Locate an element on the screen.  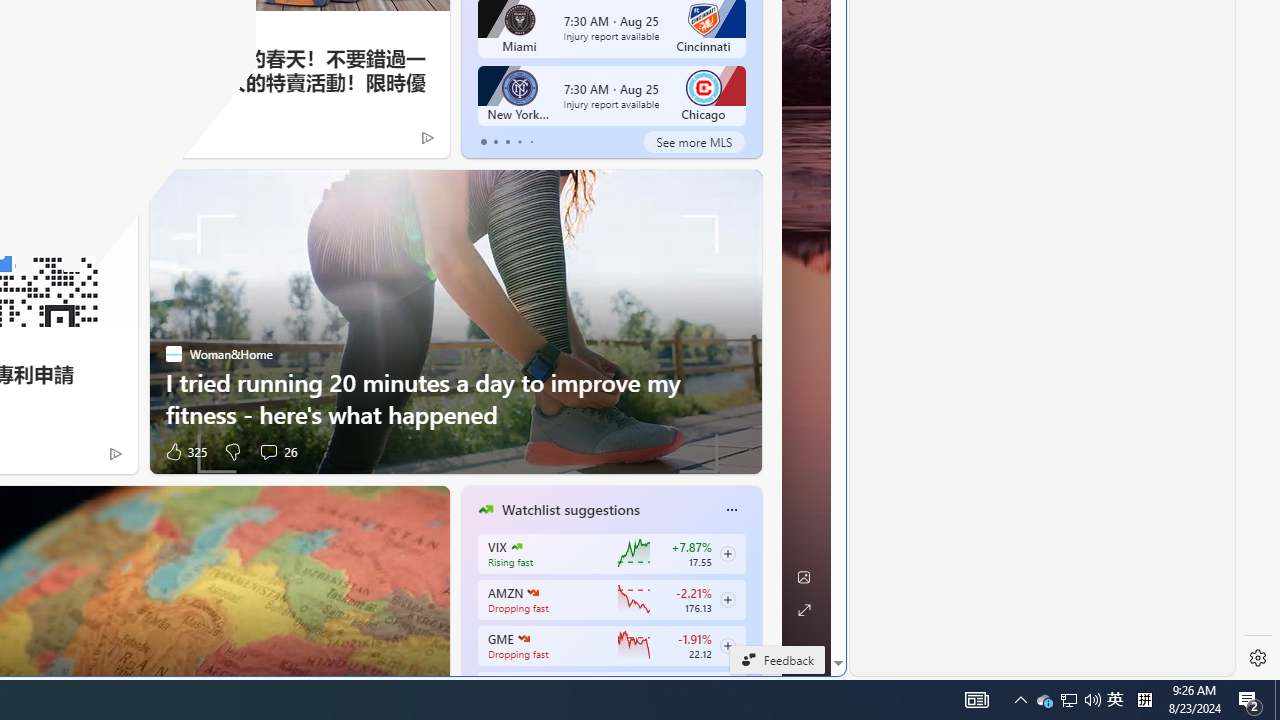
'View comments 26 Comment' is located at coordinates (267, 452).